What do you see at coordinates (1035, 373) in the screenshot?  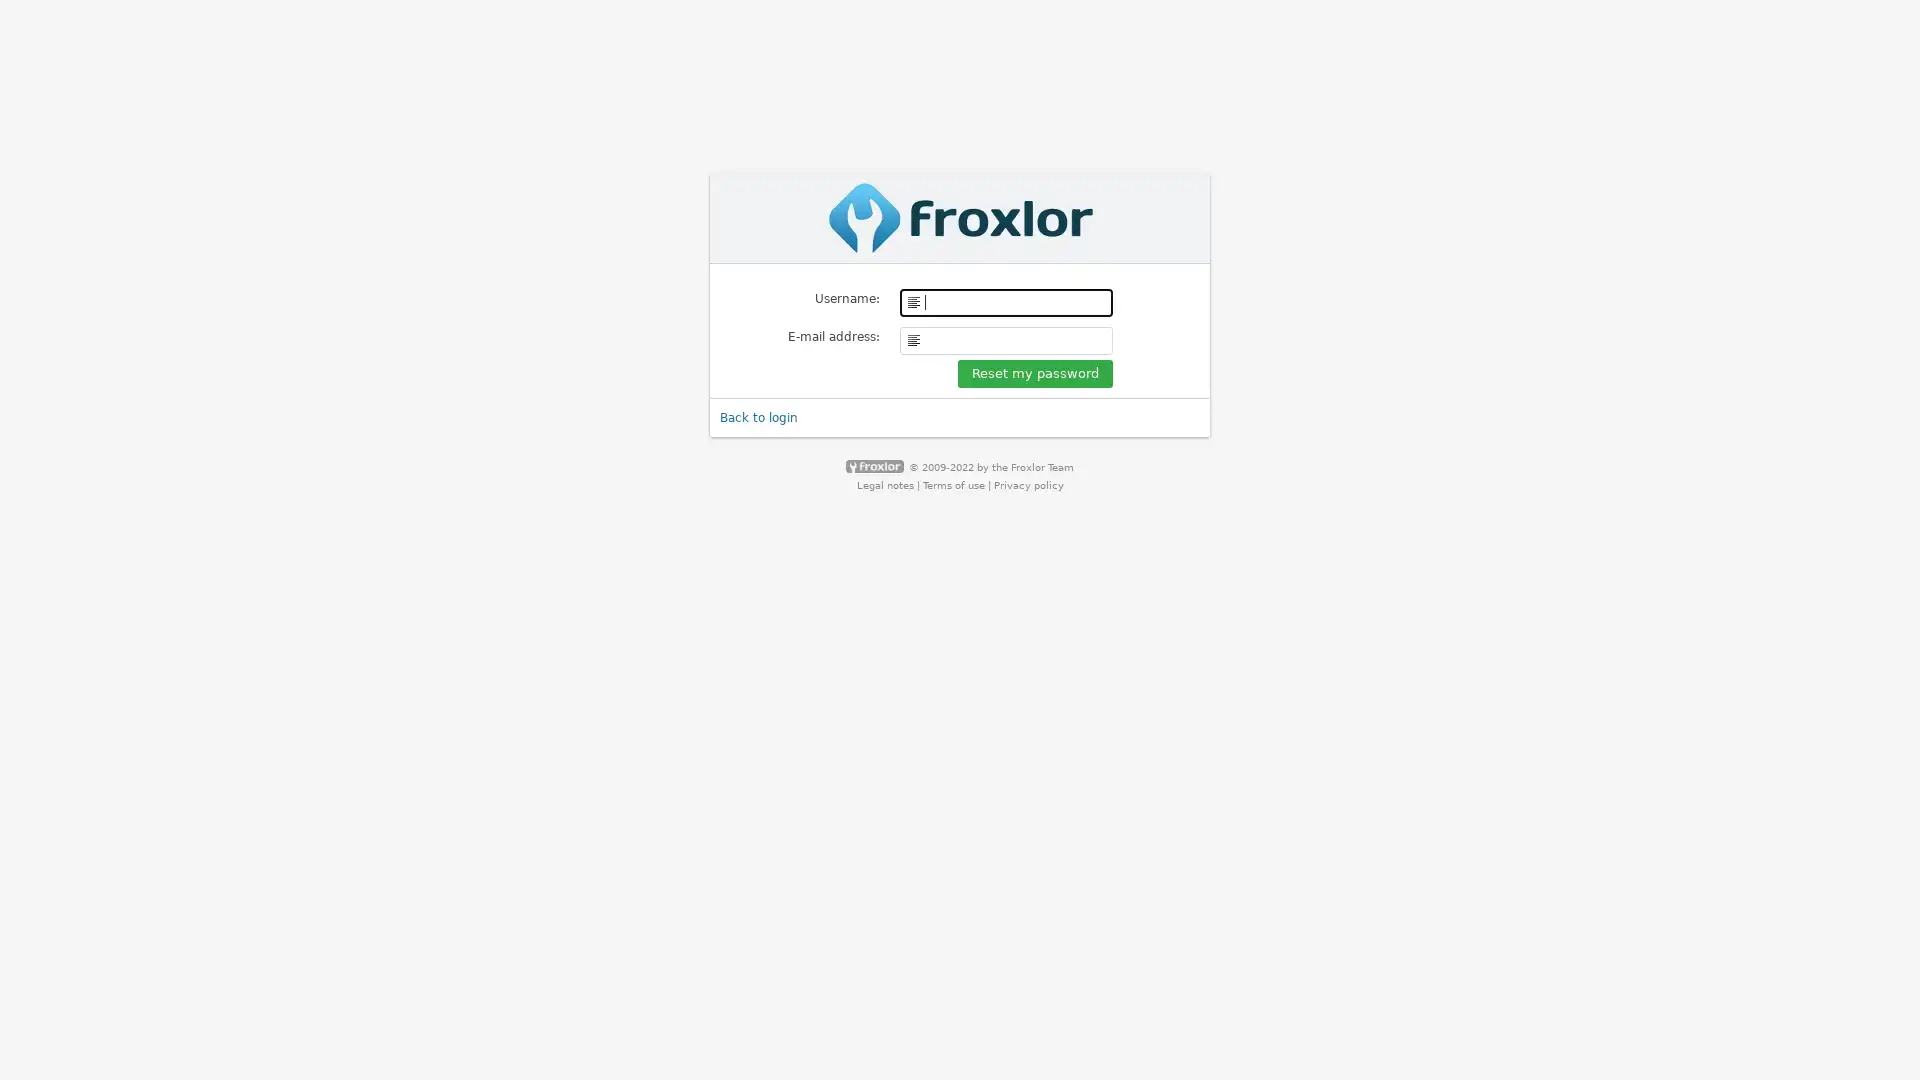 I see `Reset my password` at bounding box center [1035, 373].